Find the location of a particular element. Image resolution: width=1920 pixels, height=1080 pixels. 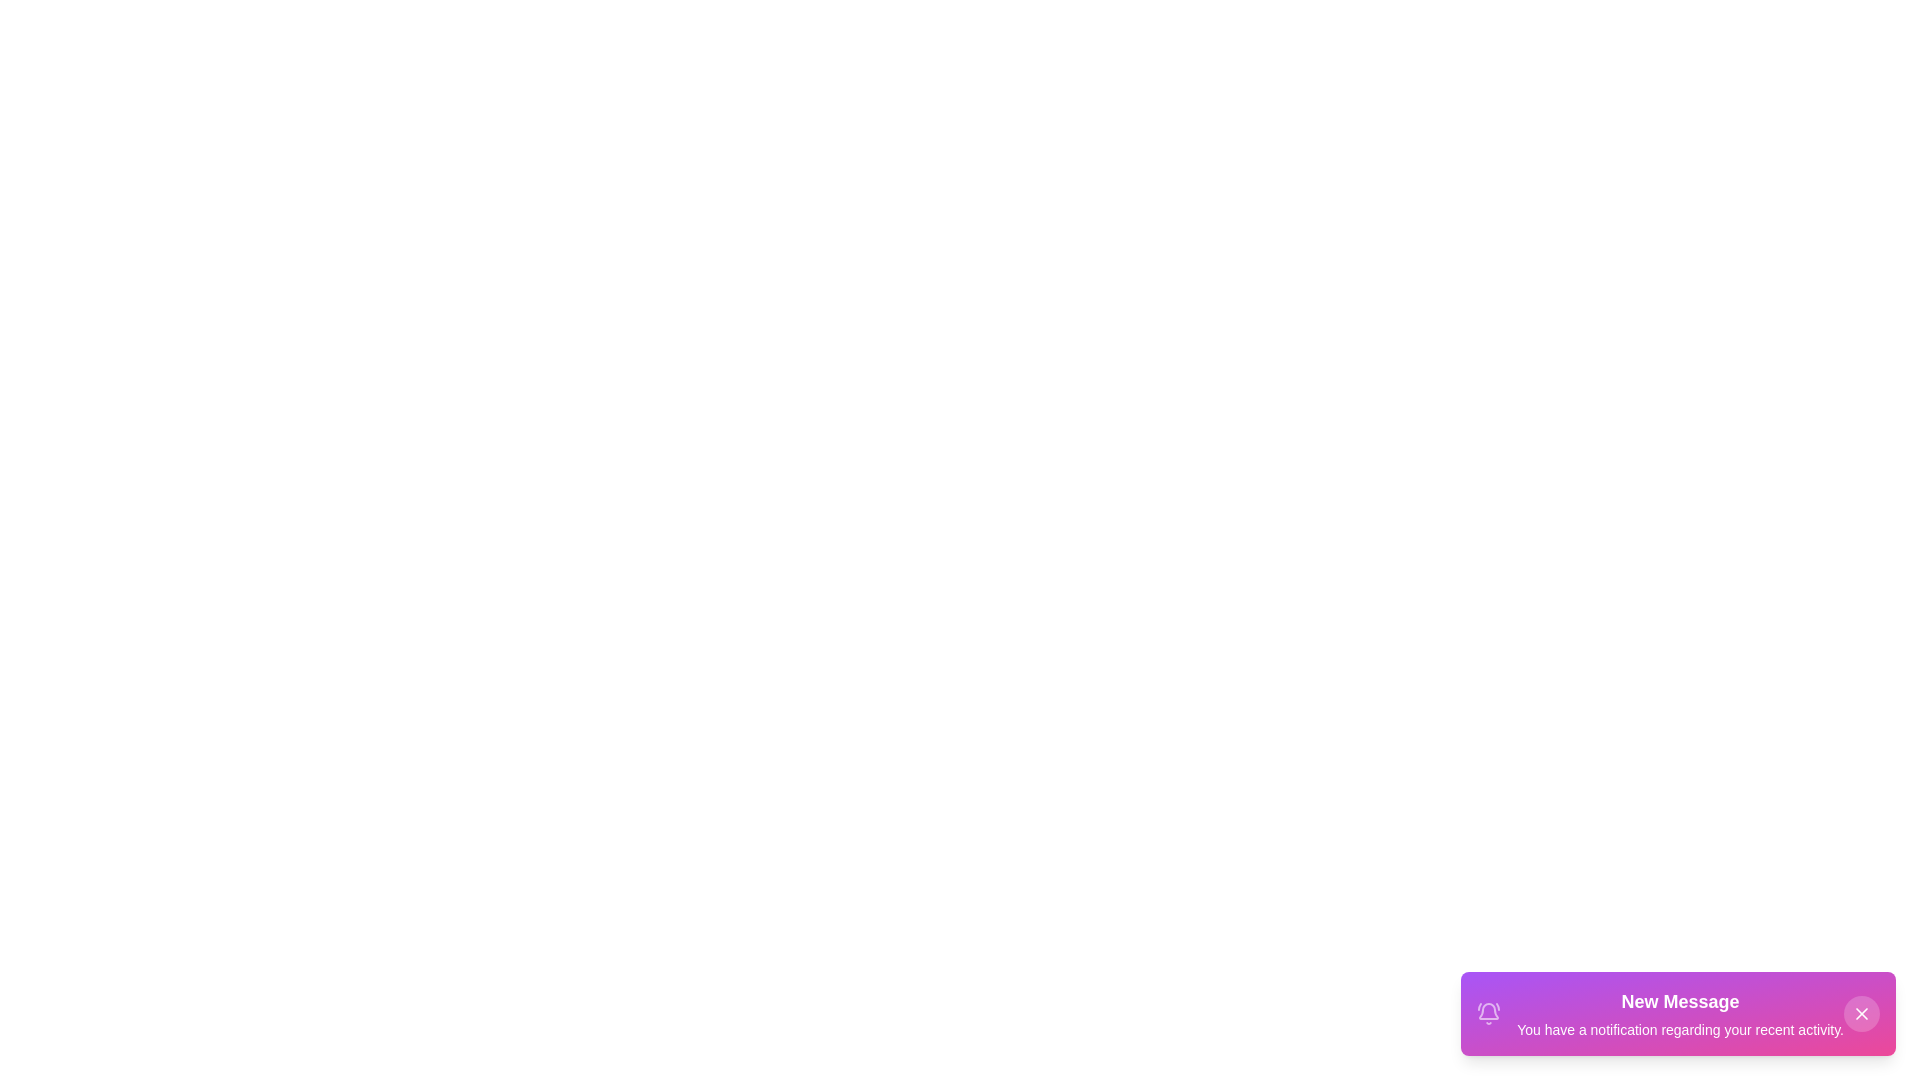

the notification icon in the snackbar is located at coordinates (1488, 1014).